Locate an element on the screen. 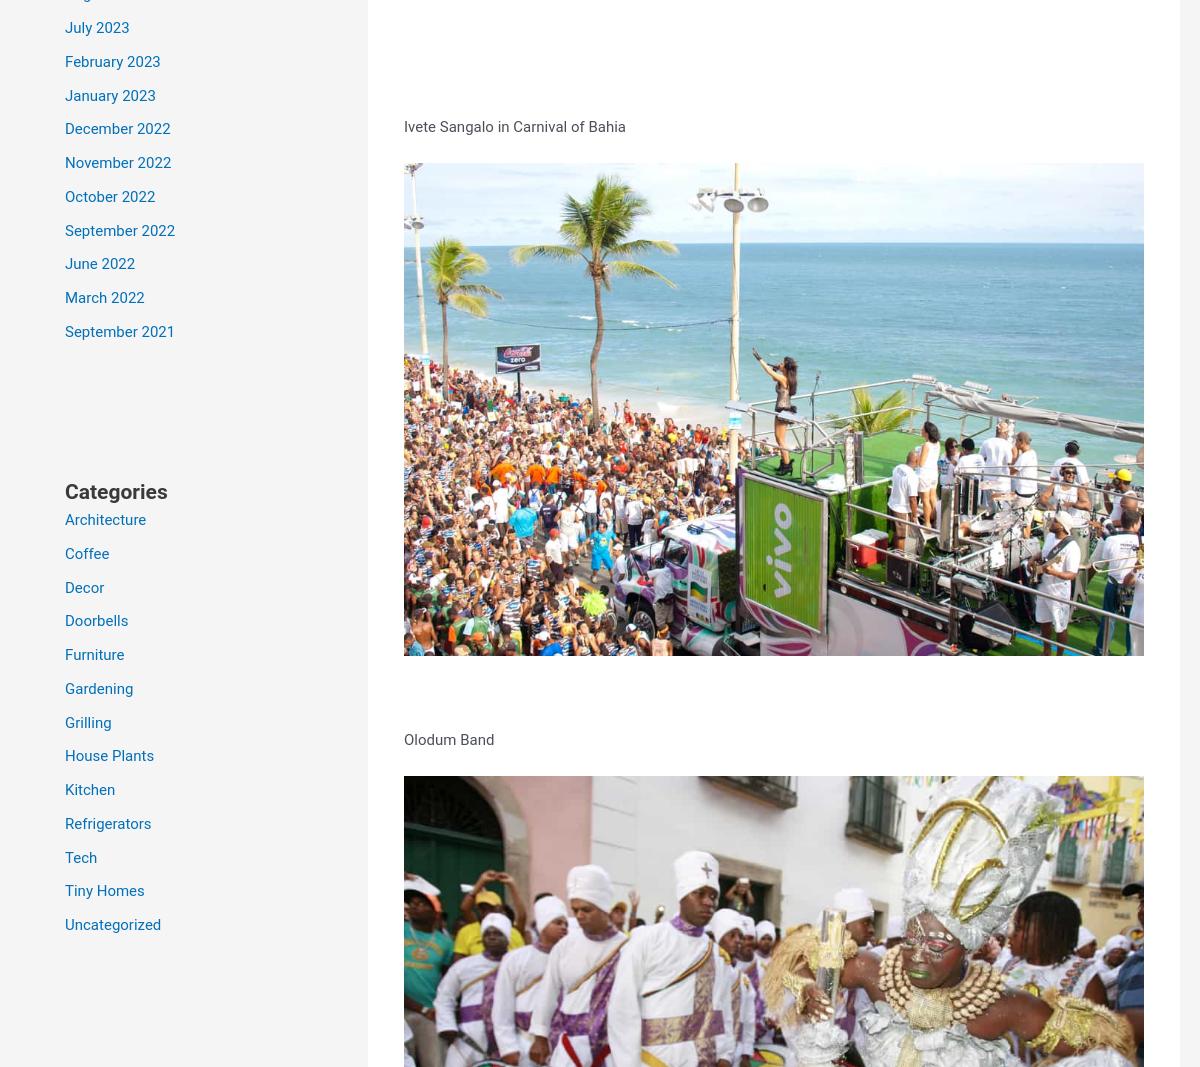  'Ivete Sangalo in Carnival of Bahia' is located at coordinates (404, 125).